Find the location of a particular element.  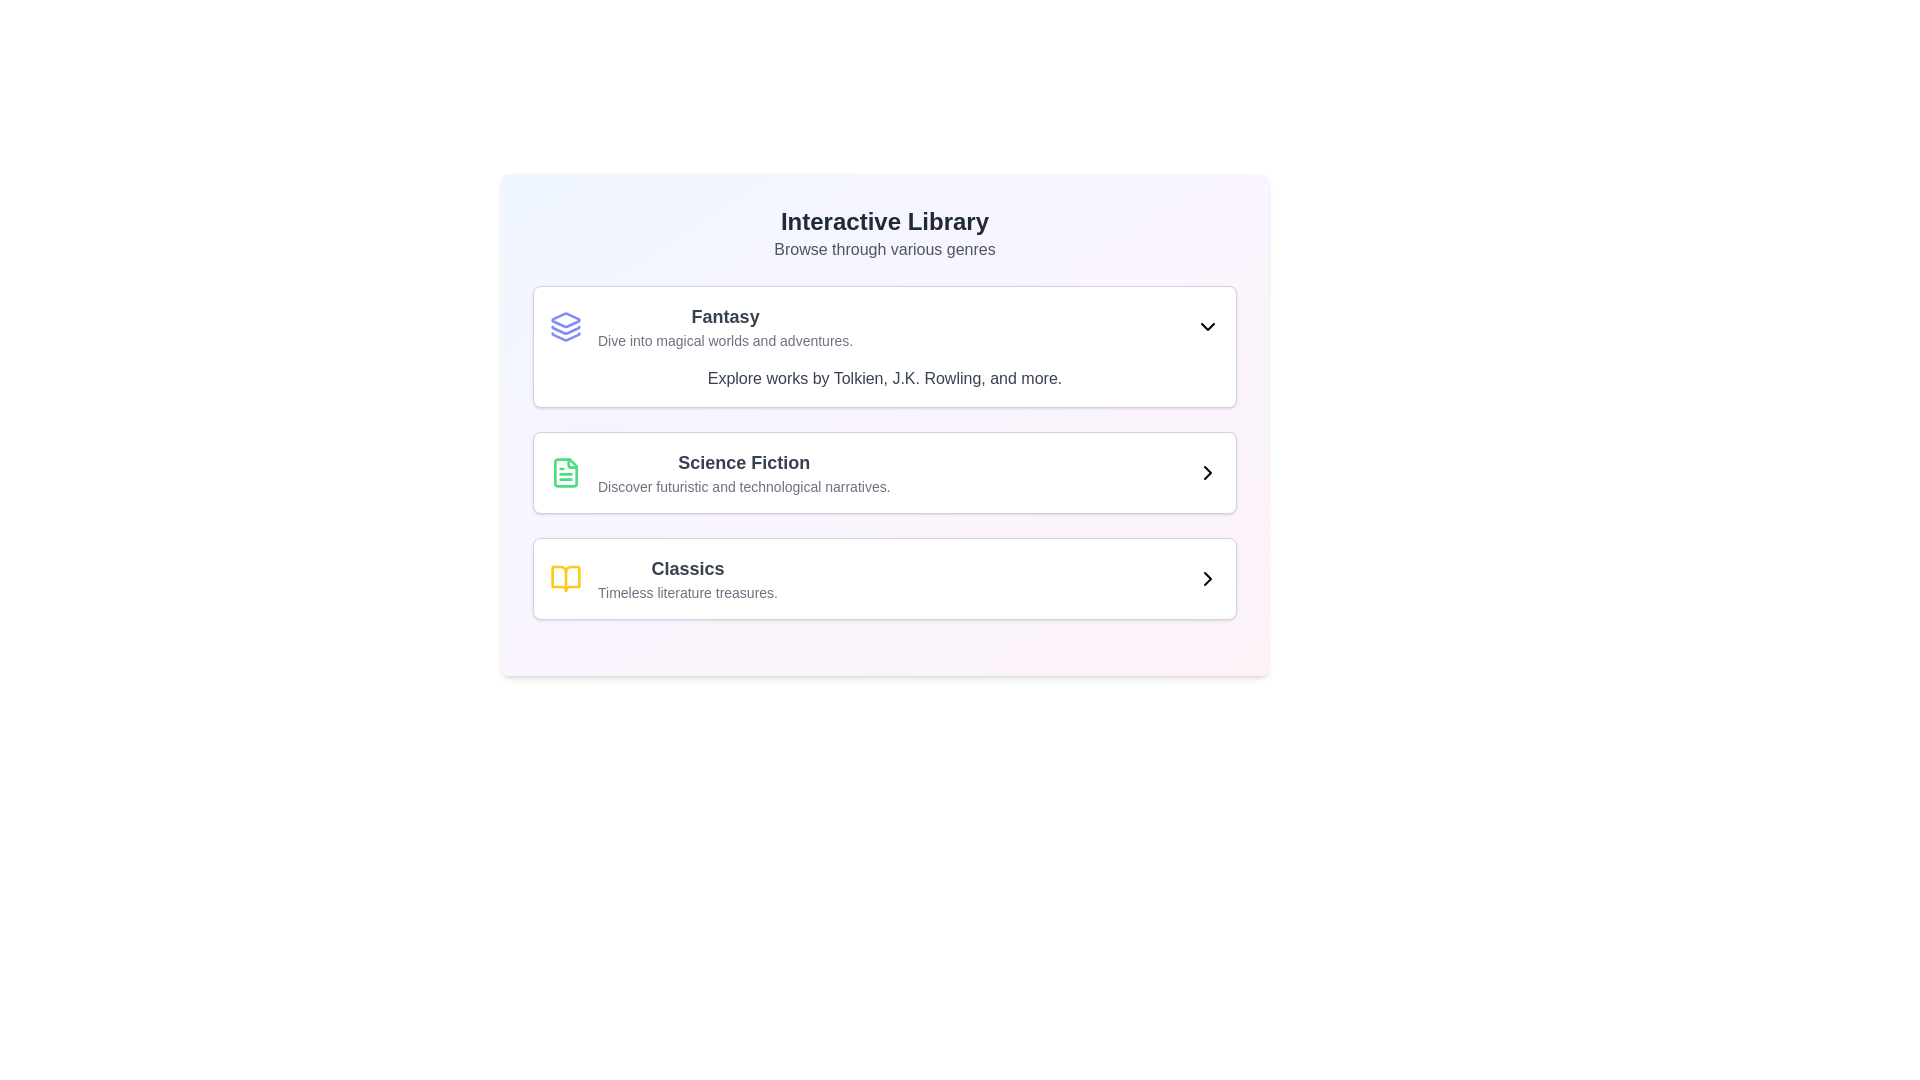

the third list item representing classic literature is located at coordinates (663, 578).